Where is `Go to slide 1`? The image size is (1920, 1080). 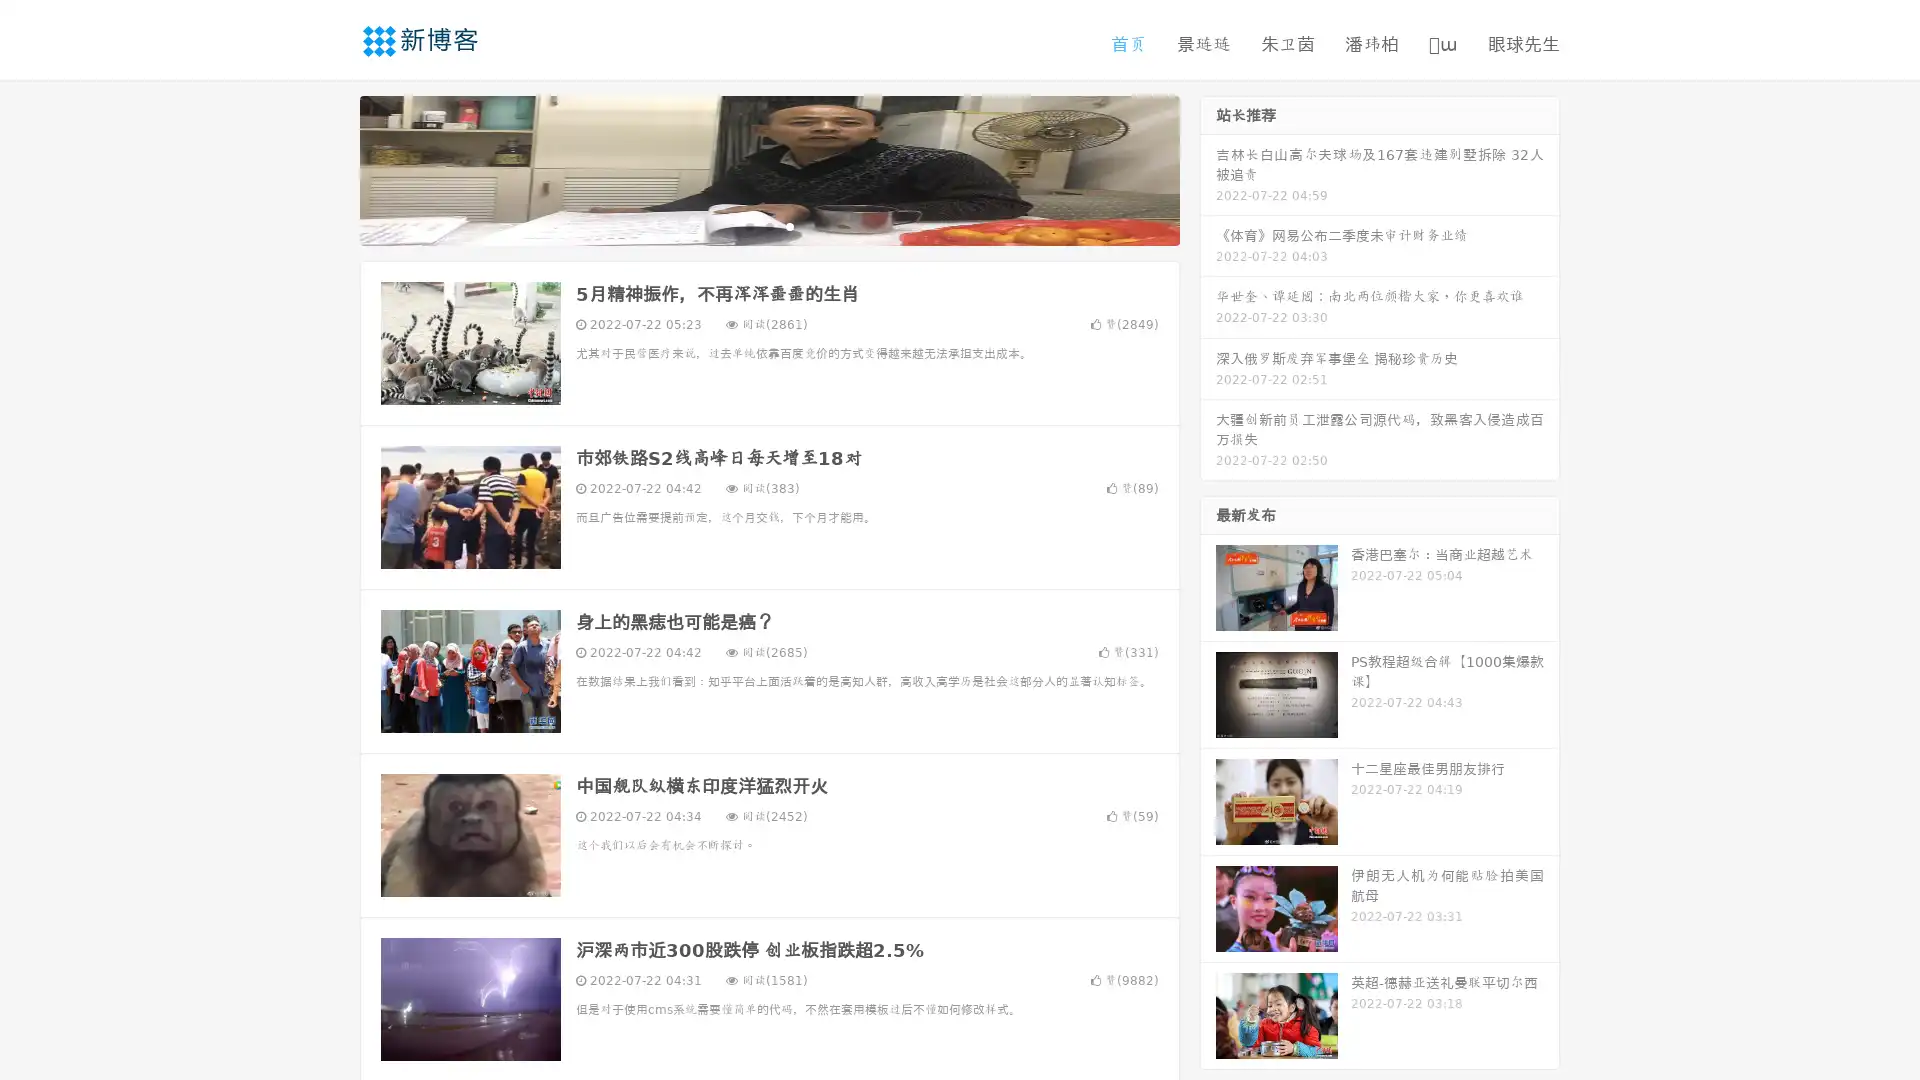
Go to slide 1 is located at coordinates (748, 225).